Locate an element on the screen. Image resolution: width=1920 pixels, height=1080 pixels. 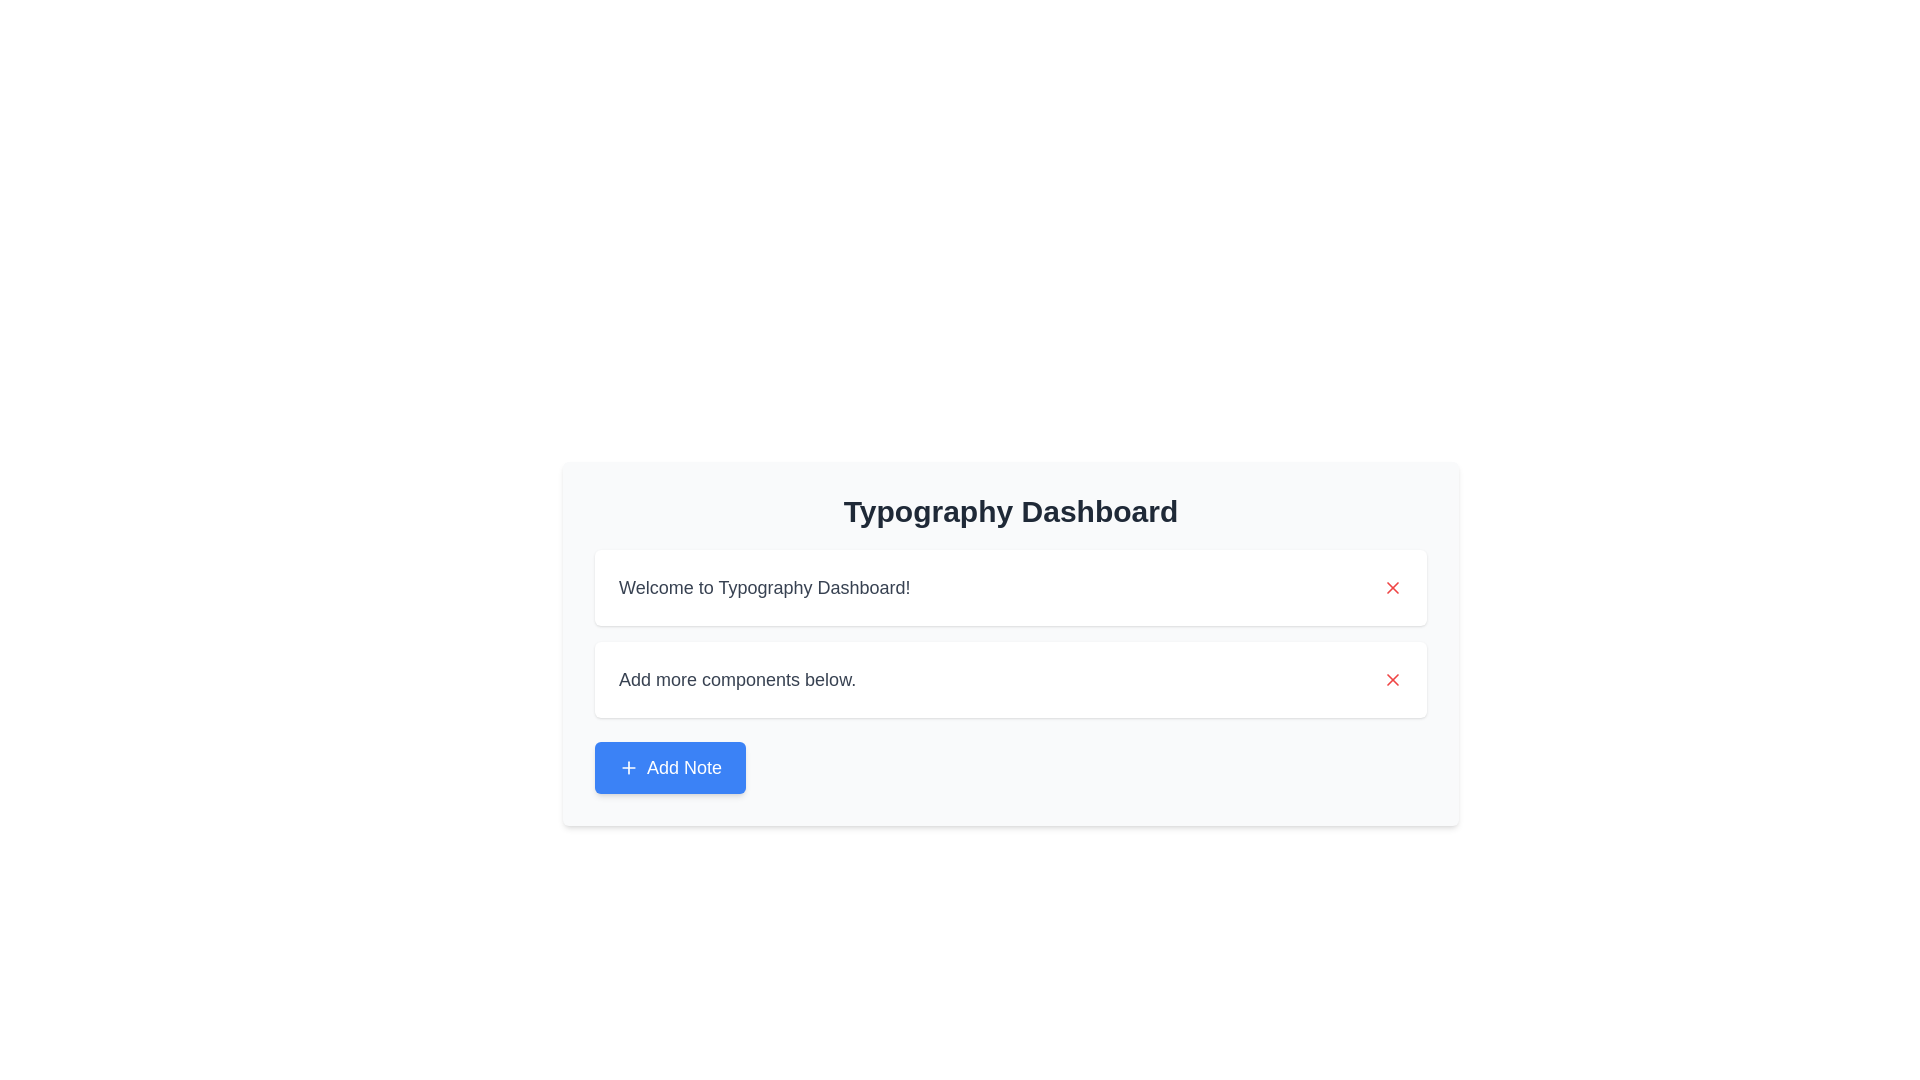
the static text element that reads 'Welcome to Typography Dashboard!', which is styled with a larger font size and gray color, located within a white background box with rounded corners is located at coordinates (763, 586).